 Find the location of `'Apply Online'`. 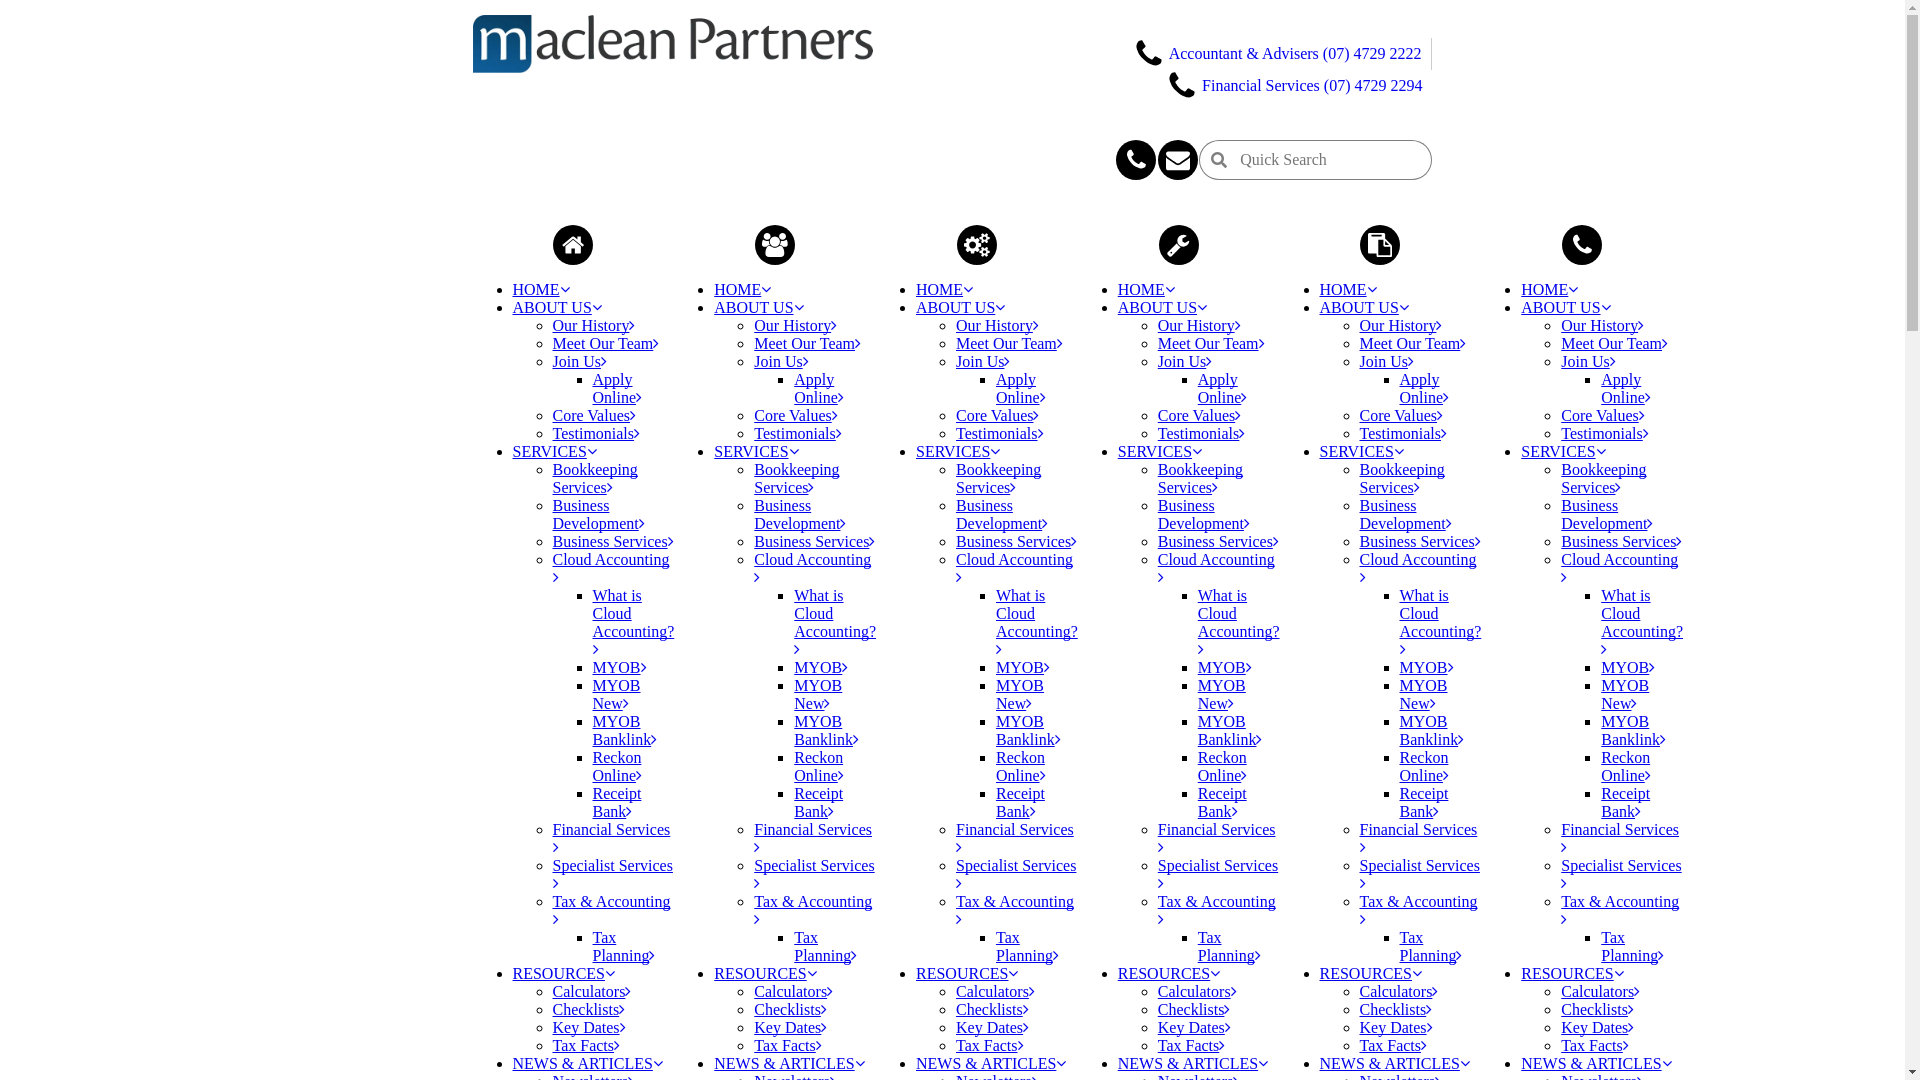

'Apply Online' is located at coordinates (1424, 388).